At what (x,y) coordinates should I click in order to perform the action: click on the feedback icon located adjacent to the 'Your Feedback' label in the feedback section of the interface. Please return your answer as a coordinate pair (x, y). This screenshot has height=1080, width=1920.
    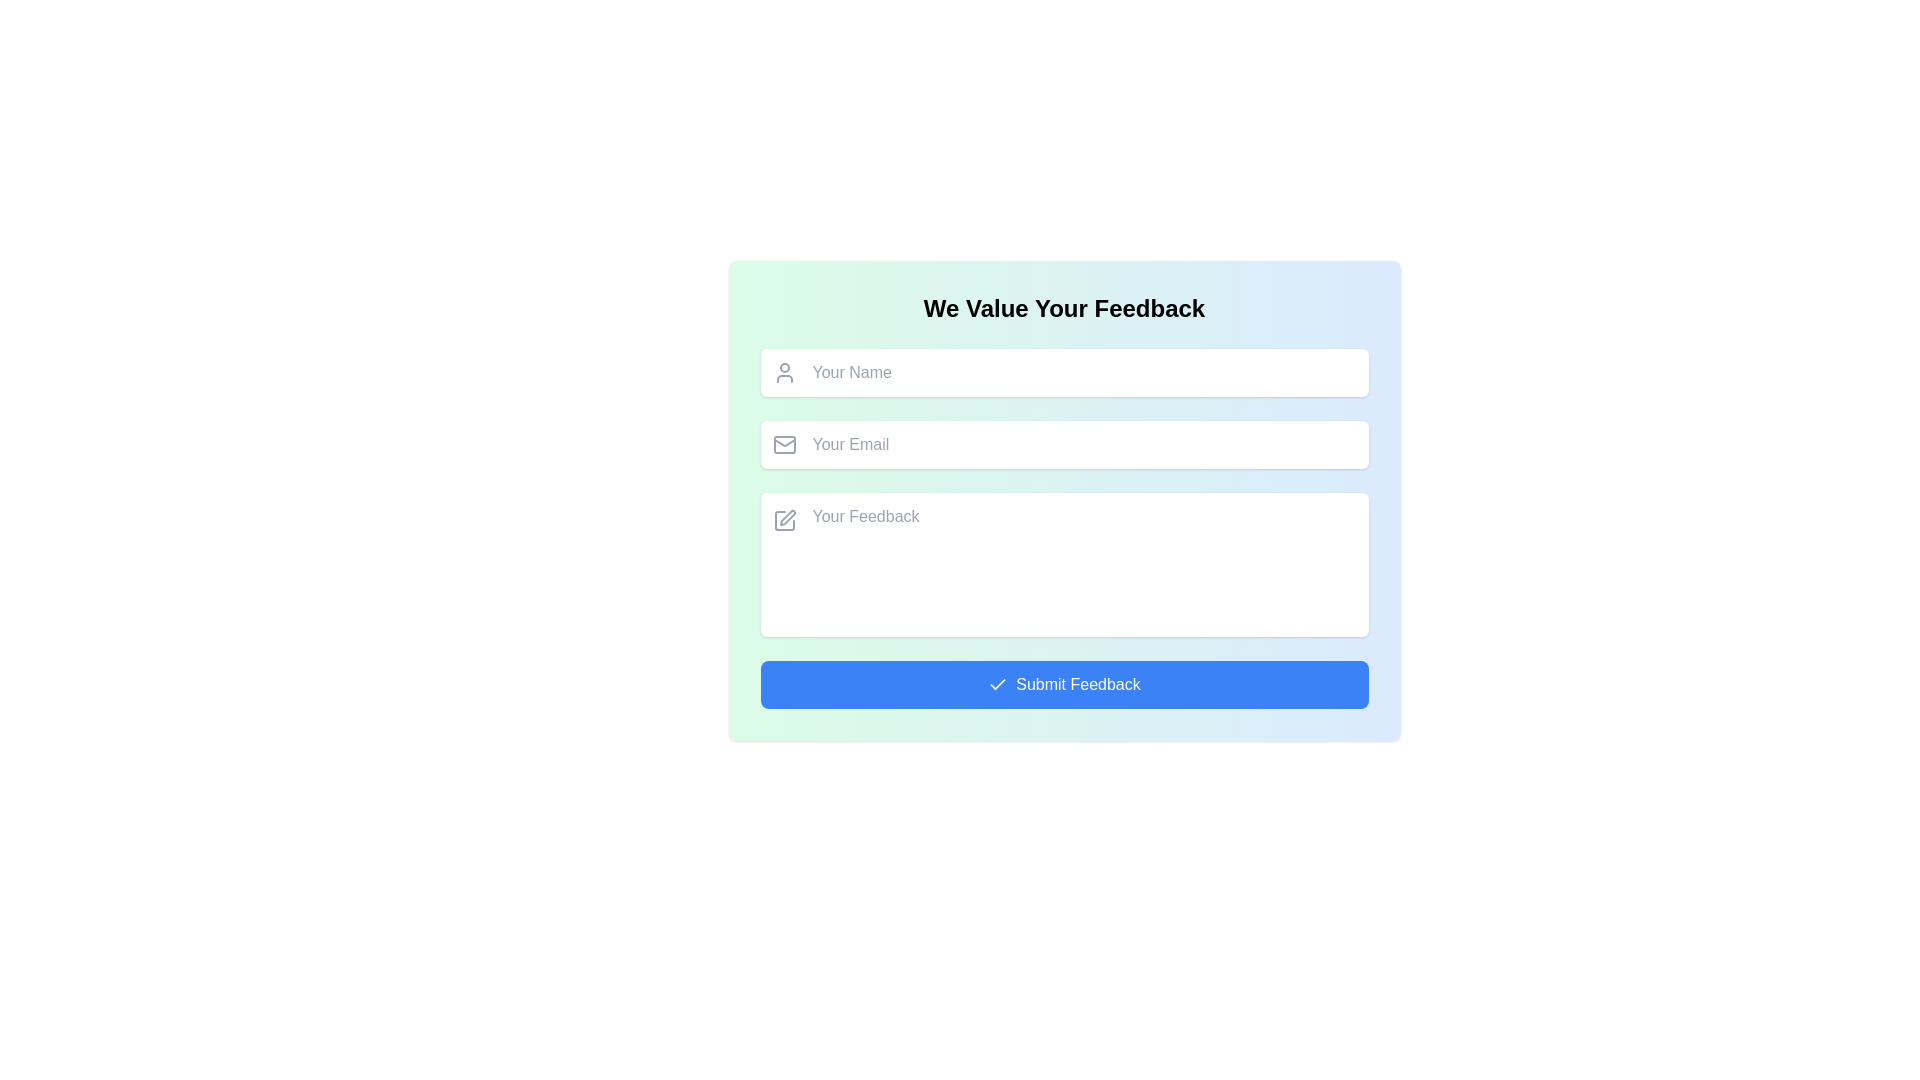
    Looking at the image, I should click on (783, 519).